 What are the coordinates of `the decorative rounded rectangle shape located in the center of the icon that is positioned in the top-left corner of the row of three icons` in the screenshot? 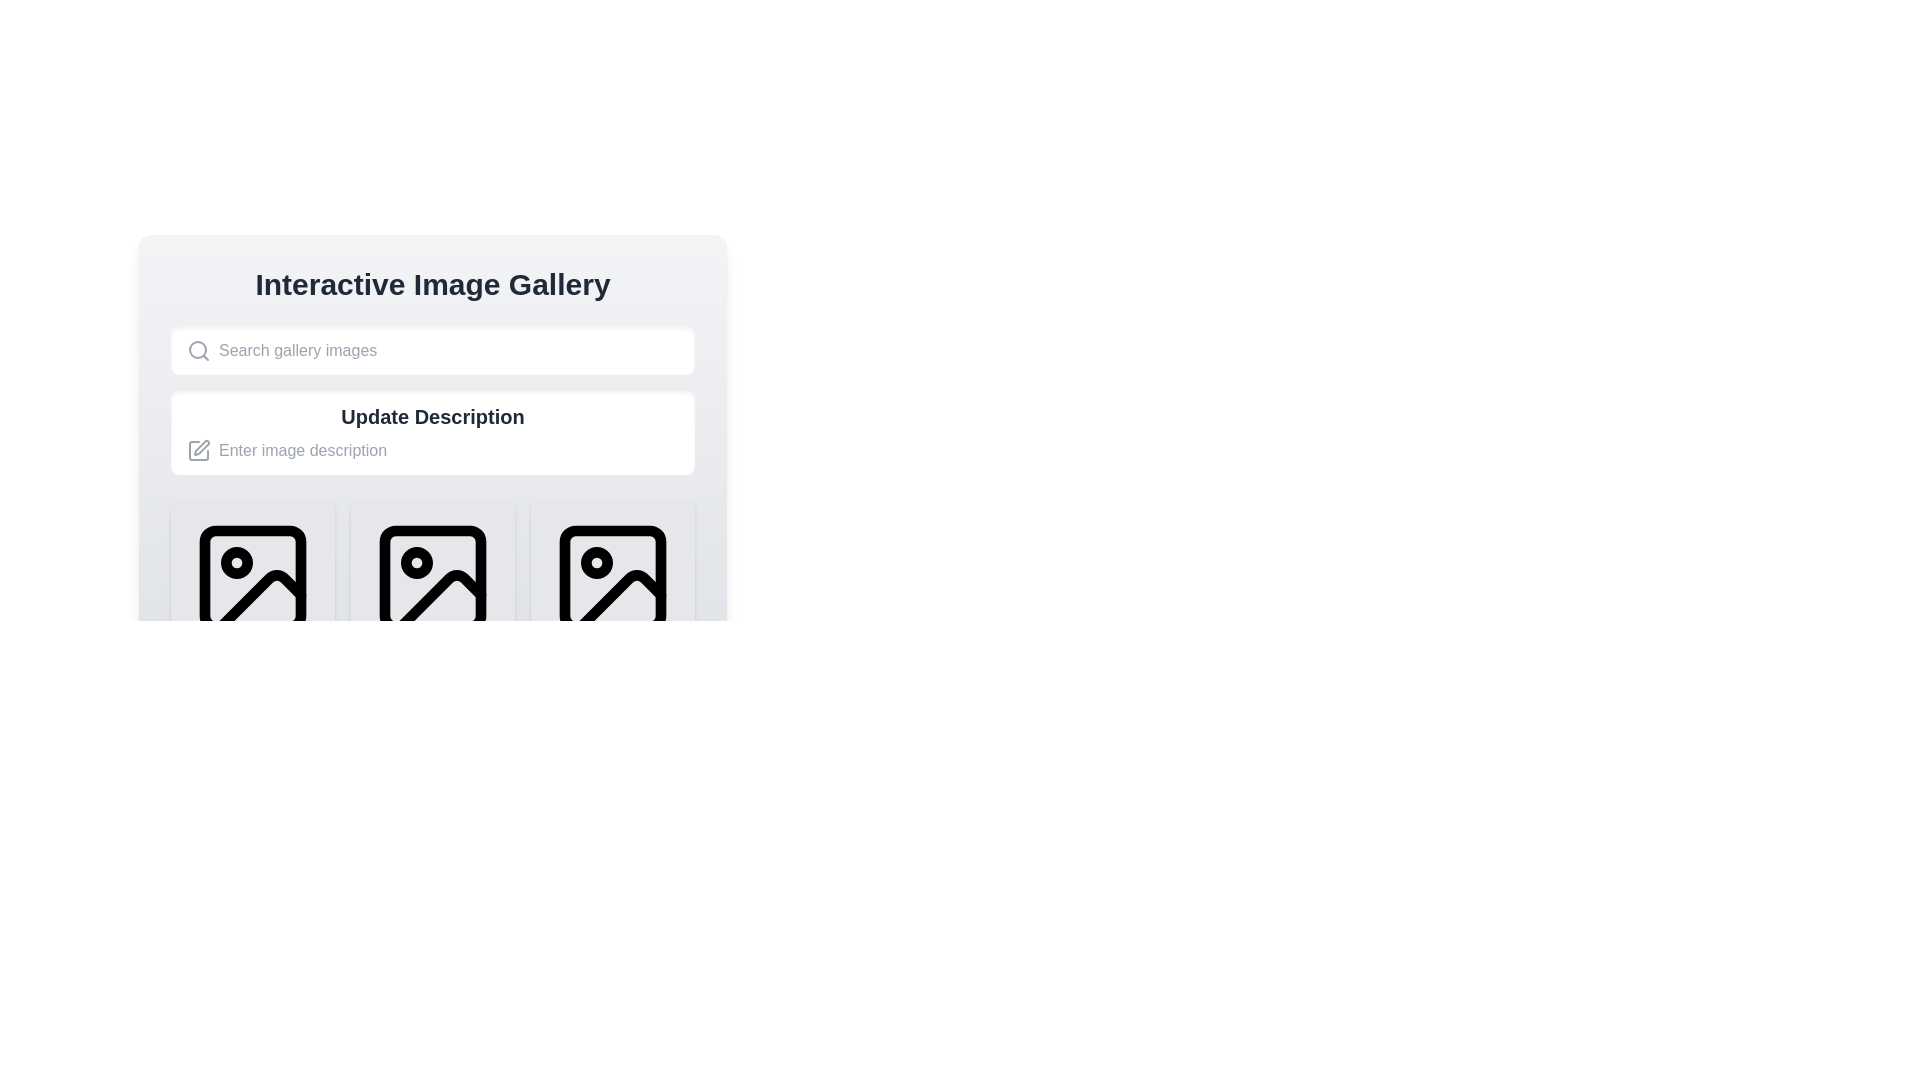 It's located at (431, 578).